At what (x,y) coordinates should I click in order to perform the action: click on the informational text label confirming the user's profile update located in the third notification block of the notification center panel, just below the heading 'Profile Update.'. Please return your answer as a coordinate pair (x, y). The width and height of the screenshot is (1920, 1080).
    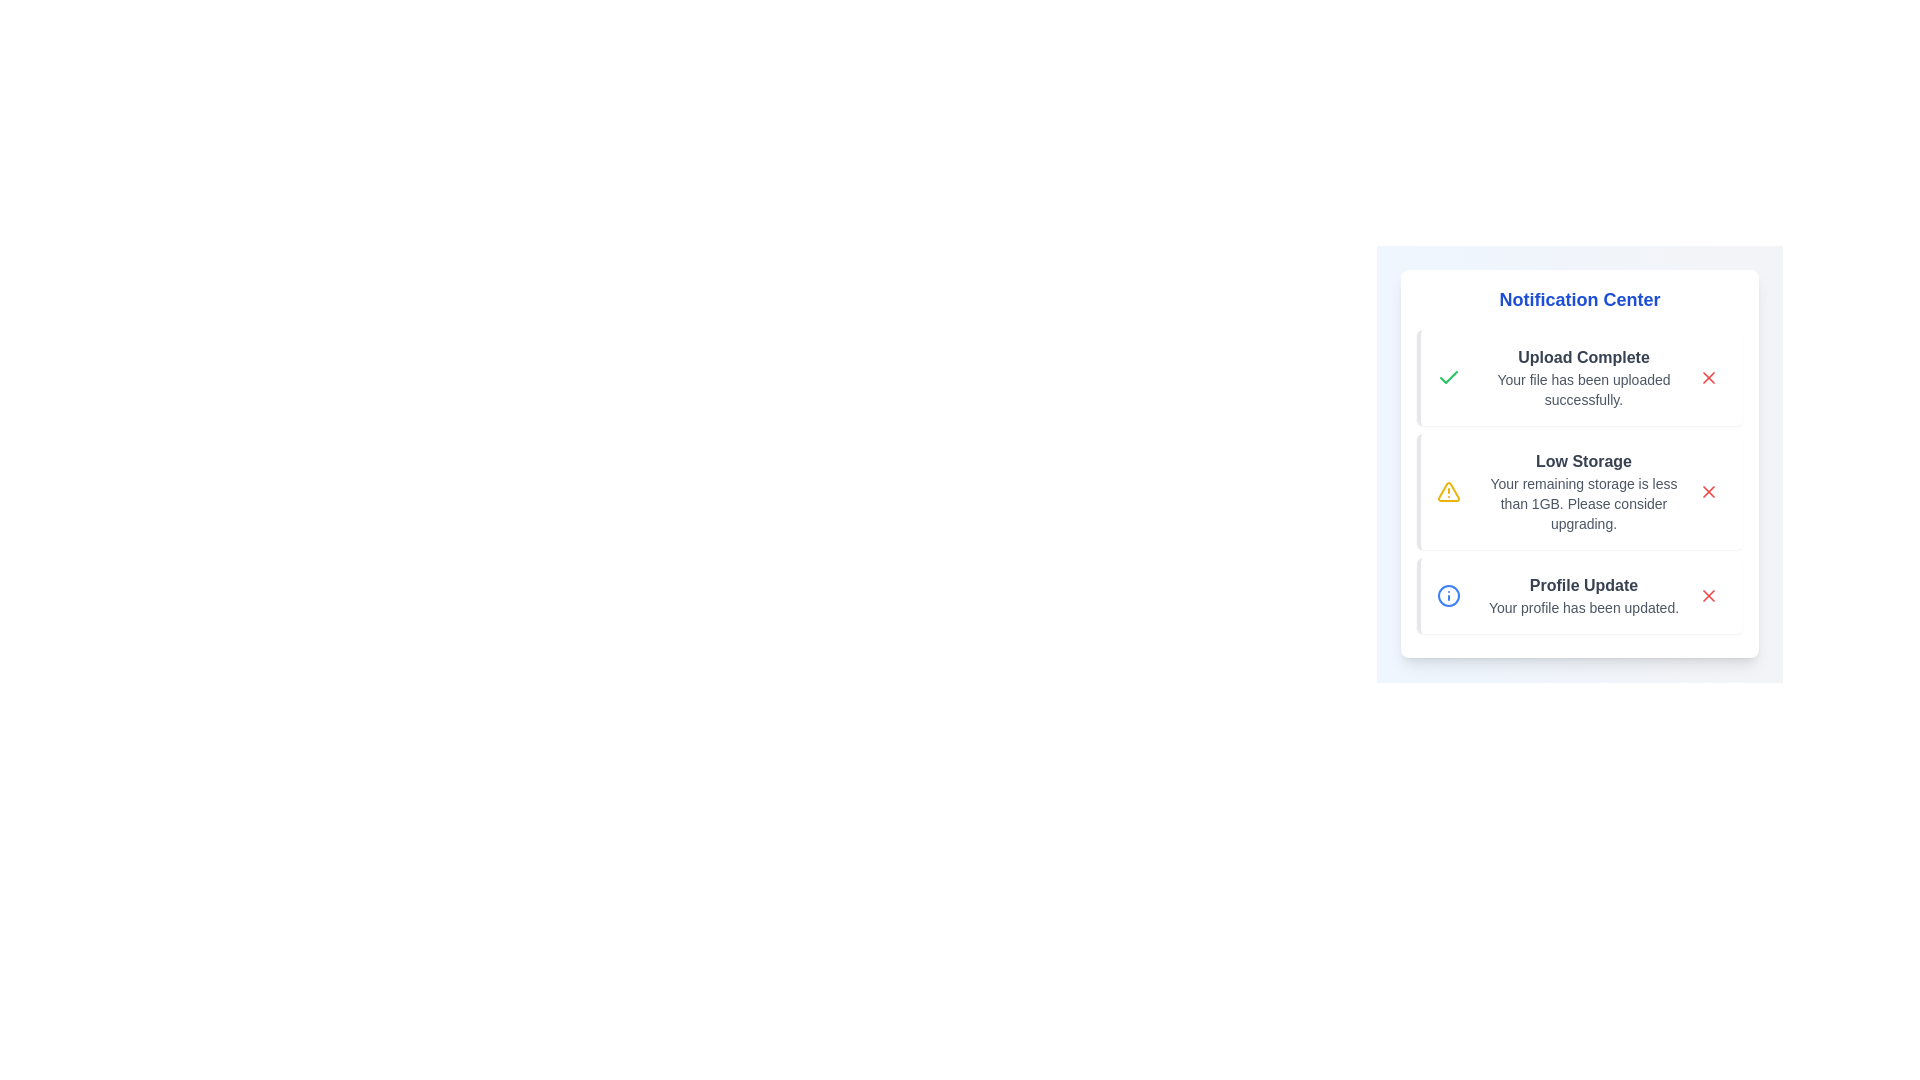
    Looking at the image, I should click on (1583, 607).